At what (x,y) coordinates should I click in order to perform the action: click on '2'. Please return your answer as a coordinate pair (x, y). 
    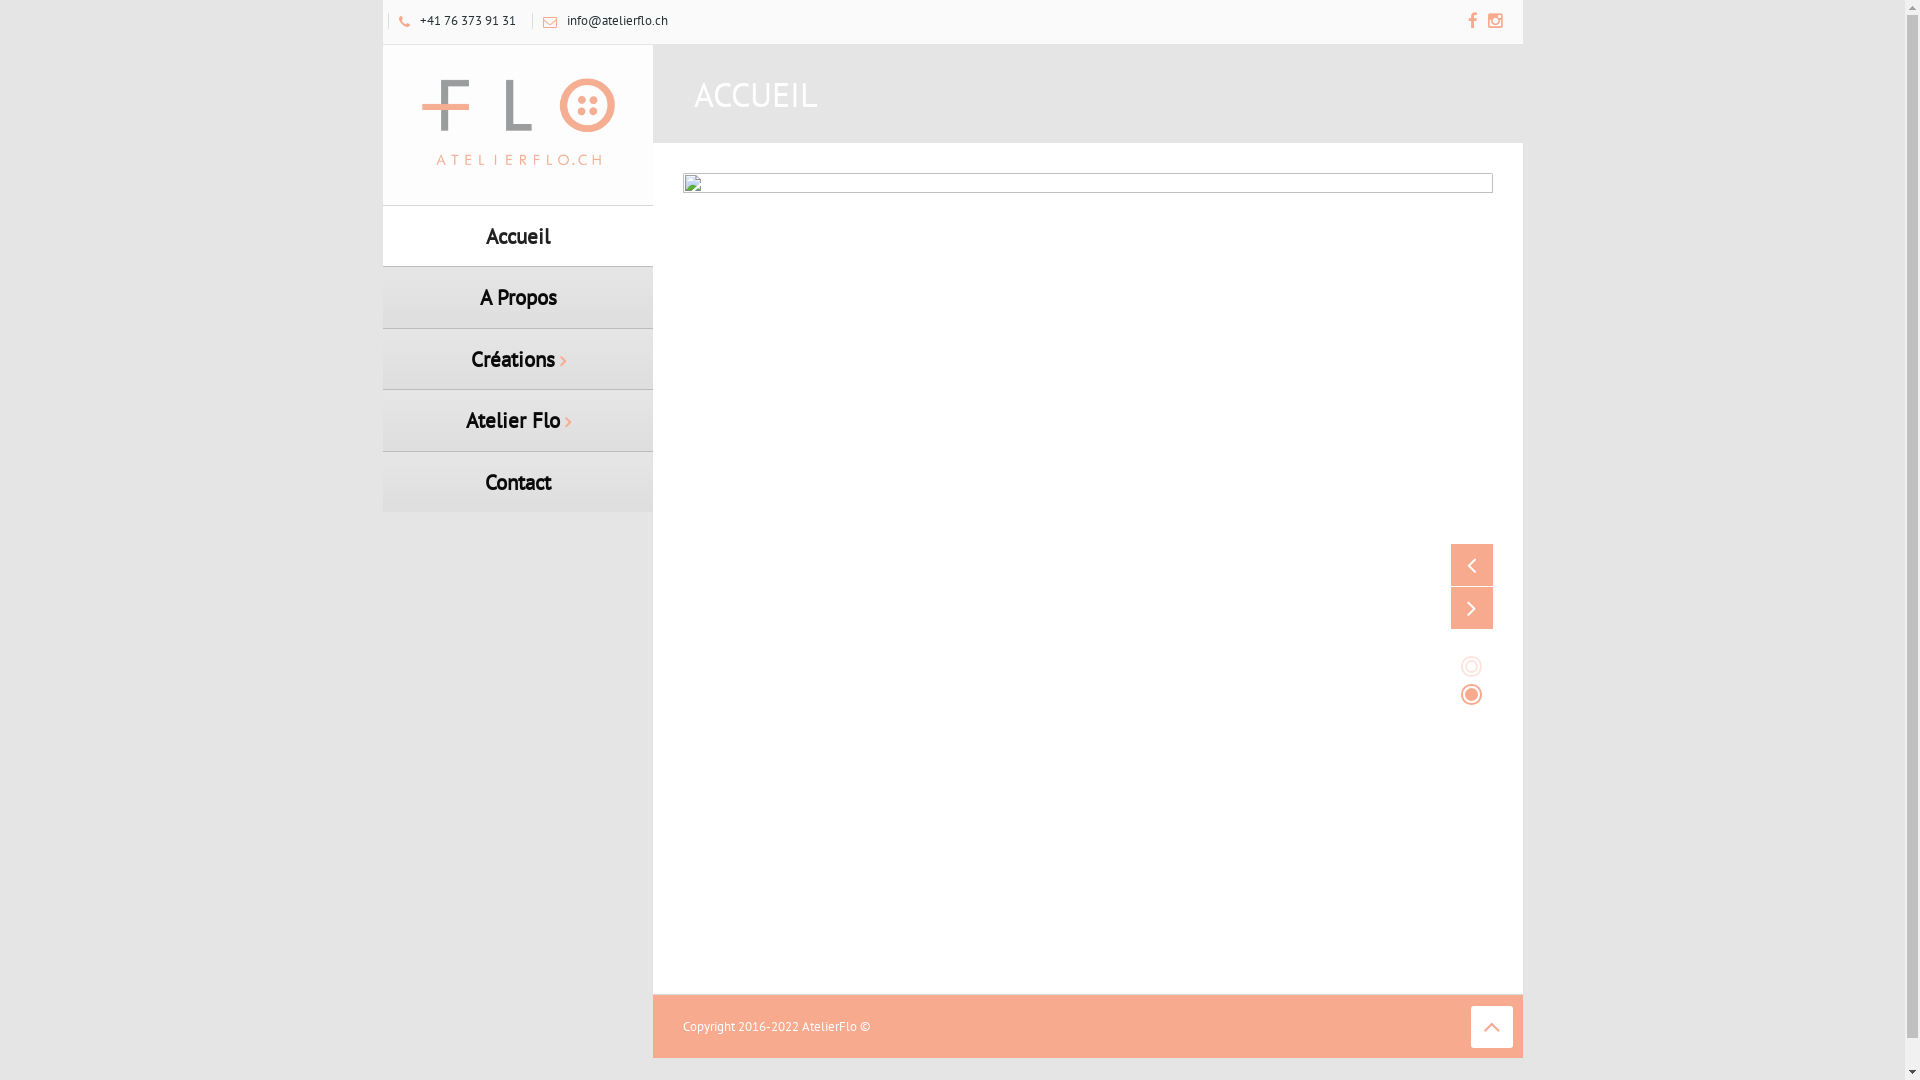
    Looking at the image, I should click on (1470, 693).